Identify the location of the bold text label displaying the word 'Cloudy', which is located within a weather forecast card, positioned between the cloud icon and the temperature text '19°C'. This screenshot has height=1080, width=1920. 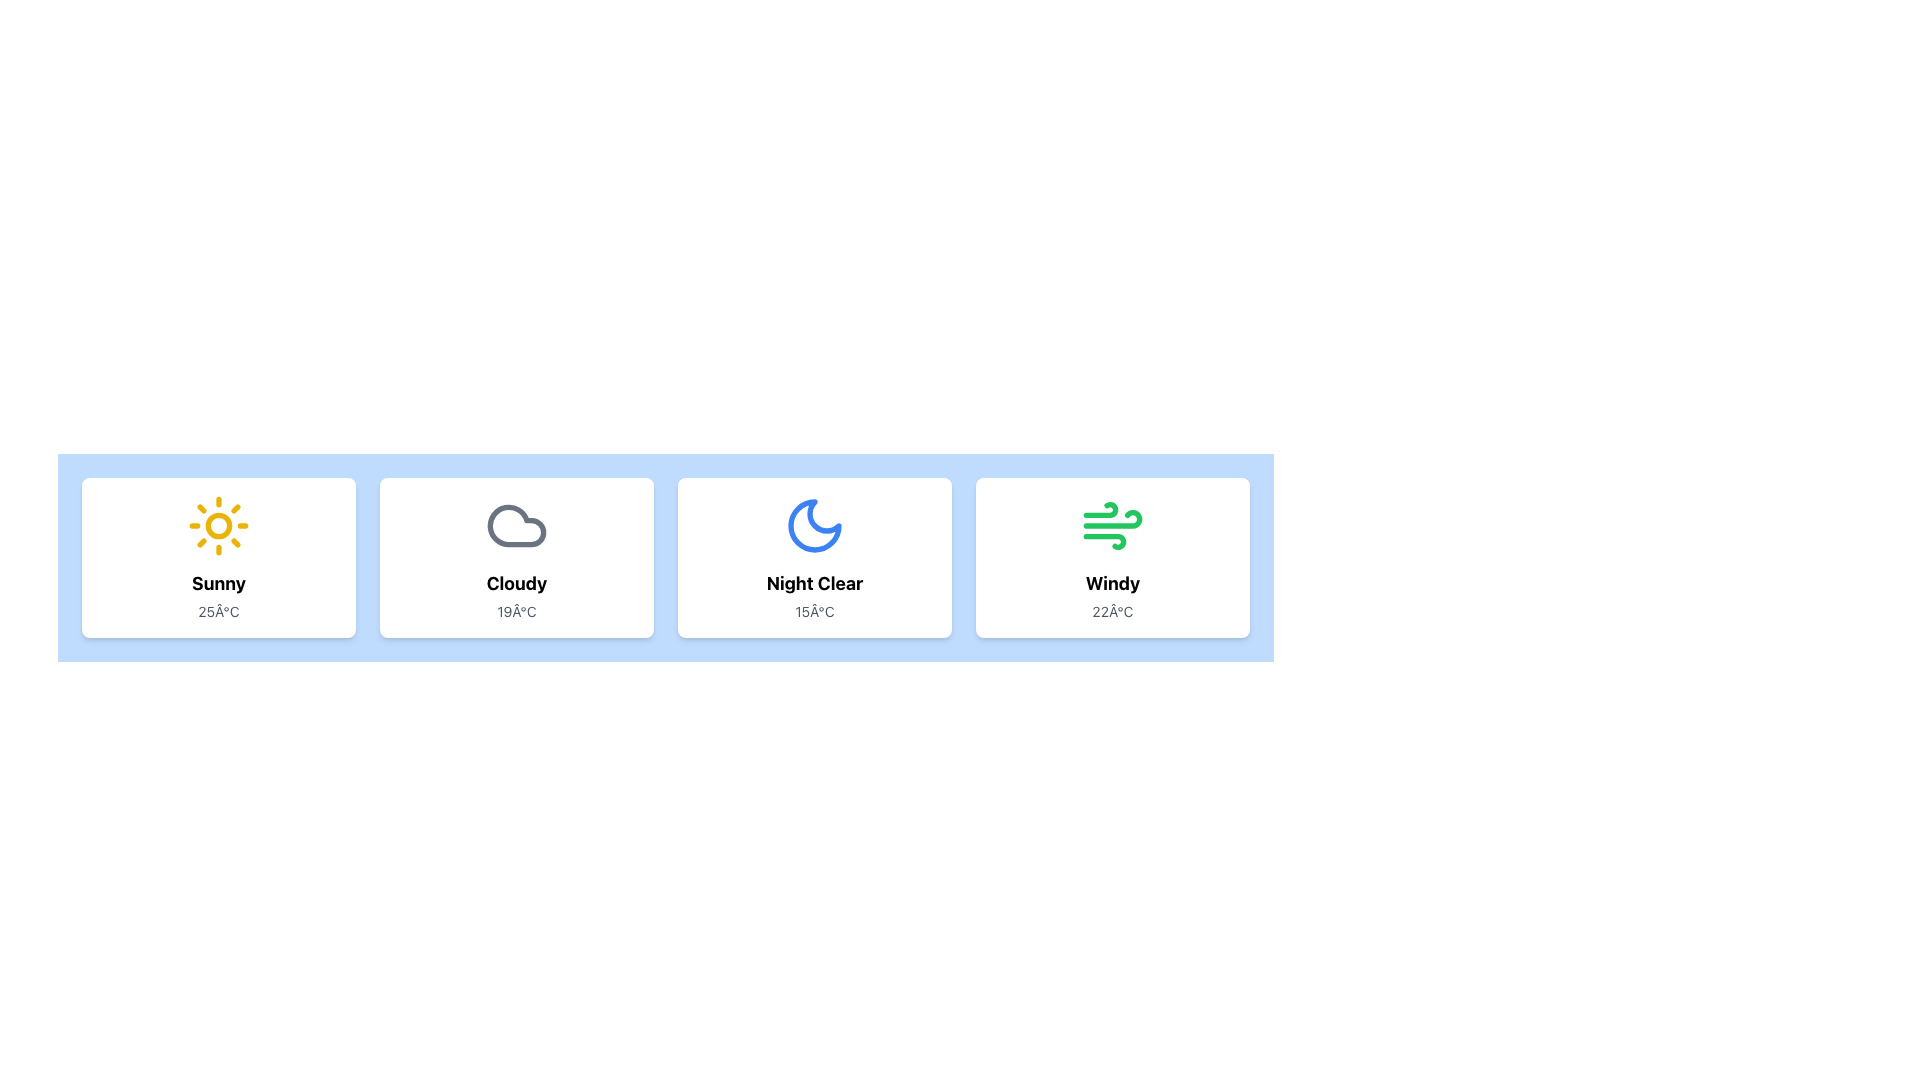
(517, 583).